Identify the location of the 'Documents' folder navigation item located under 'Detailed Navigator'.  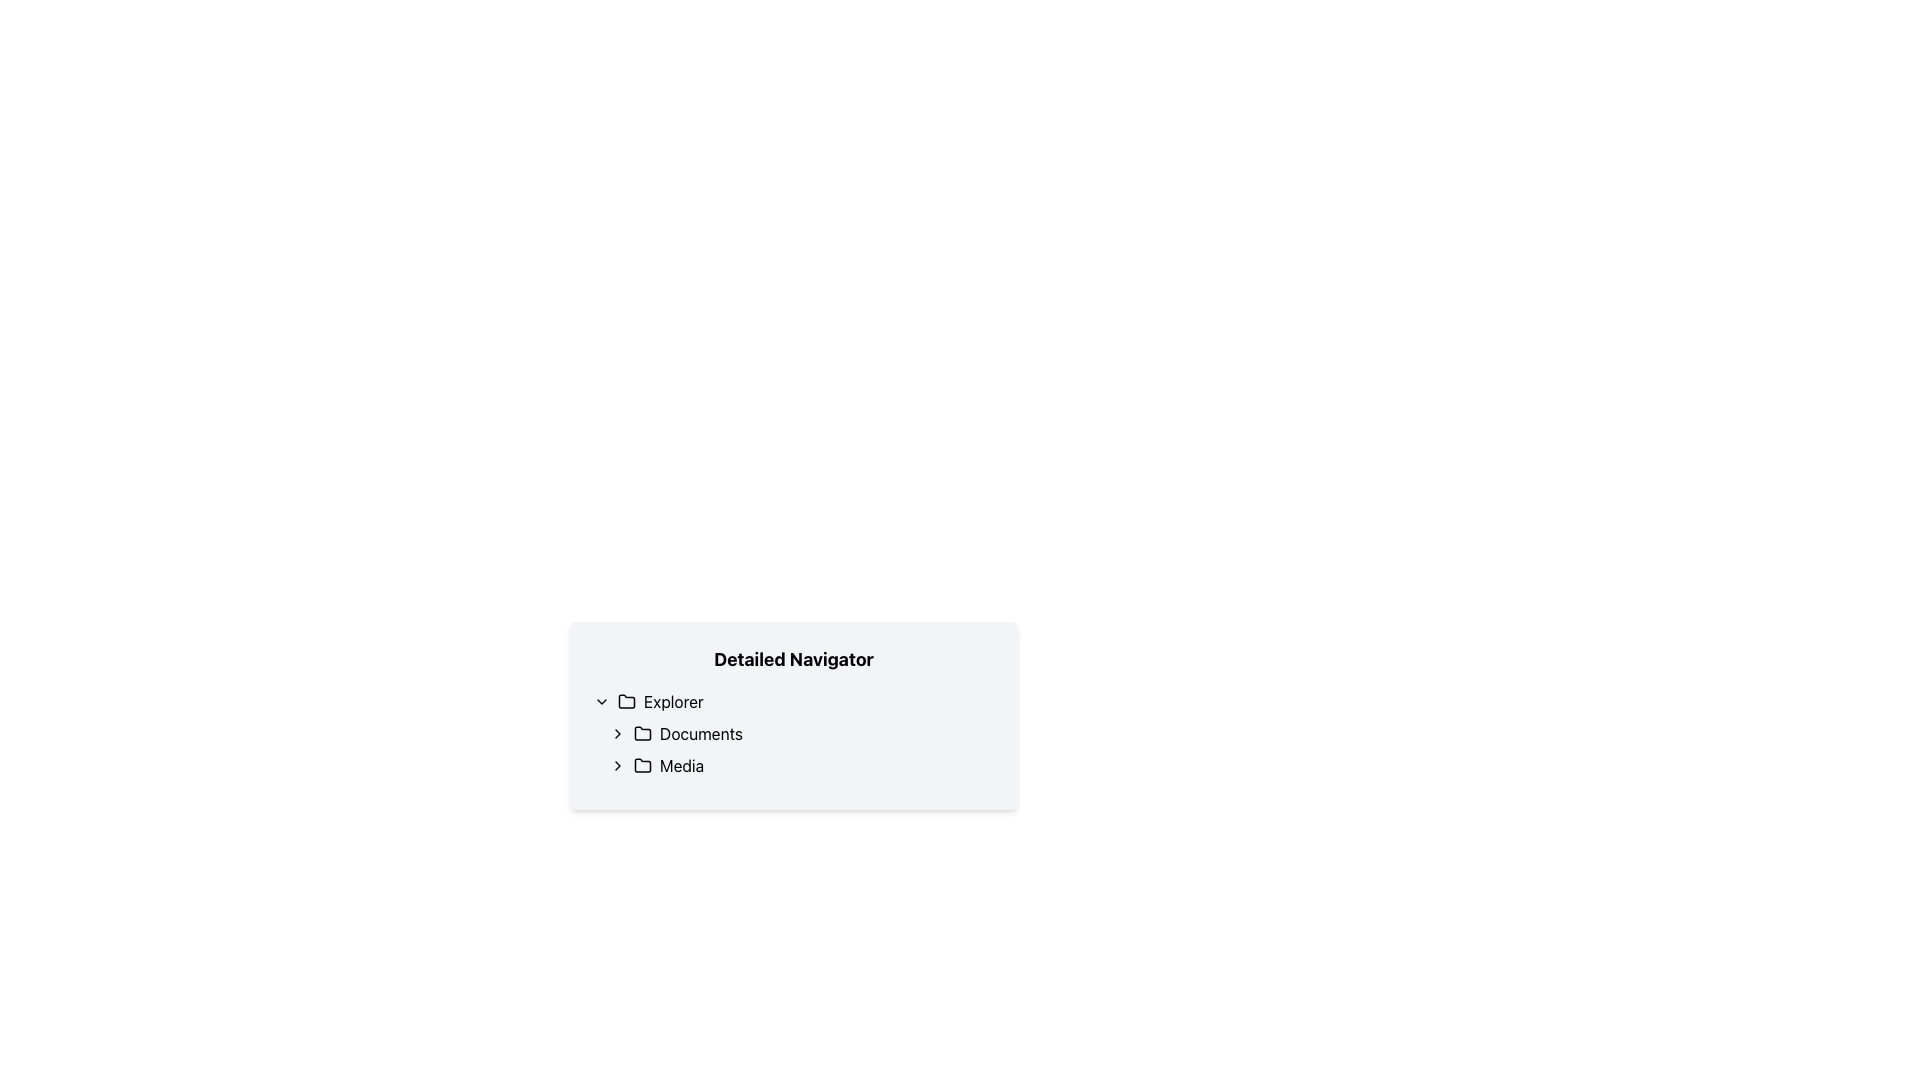
(801, 733).